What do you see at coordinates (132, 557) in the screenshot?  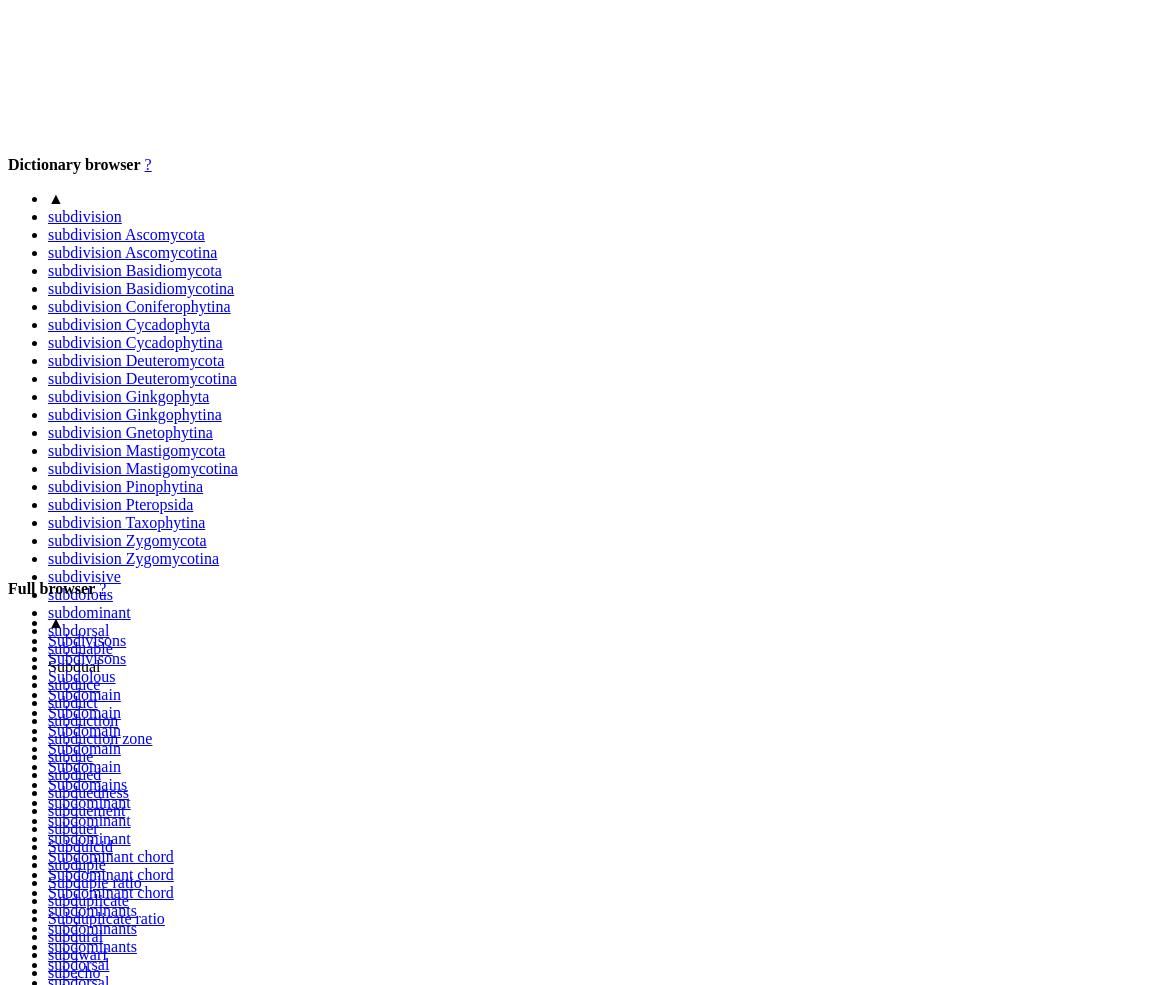 I see `'subdivision Zygomycotina'` at bounding box center [132, 557].